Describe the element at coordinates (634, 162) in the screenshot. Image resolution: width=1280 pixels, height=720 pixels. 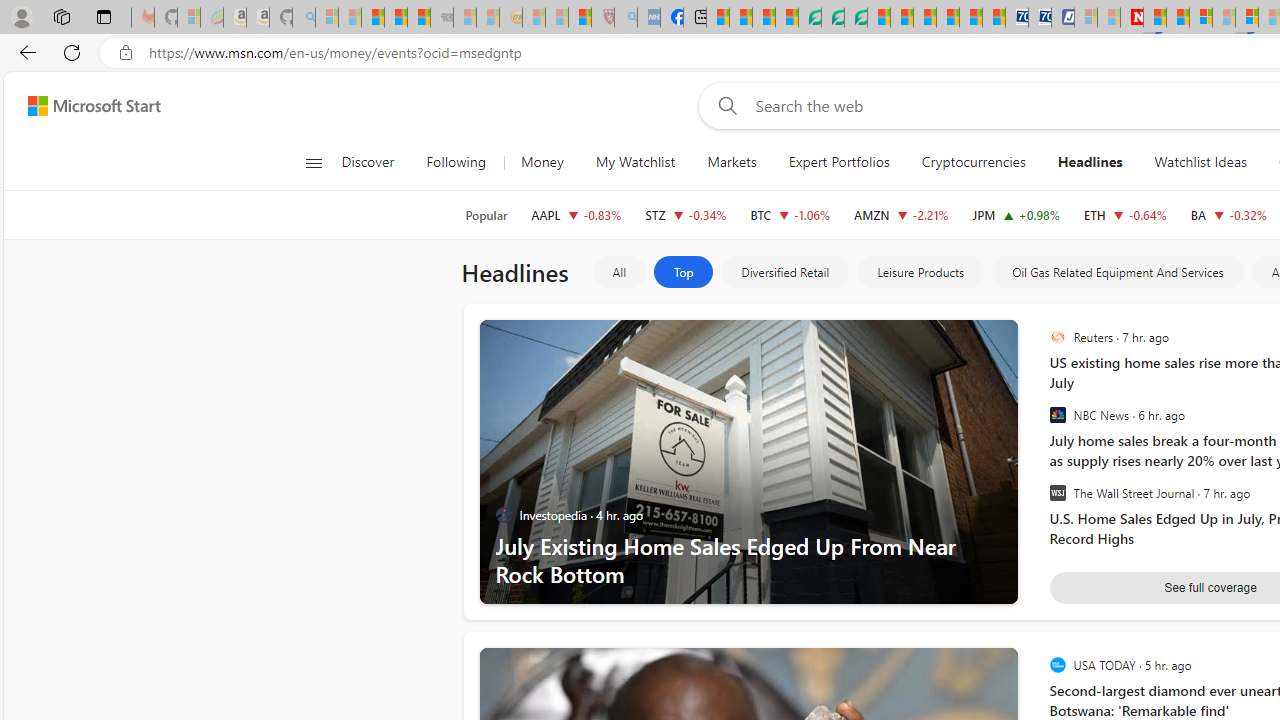
I see `'My Watchlist'` at that location.